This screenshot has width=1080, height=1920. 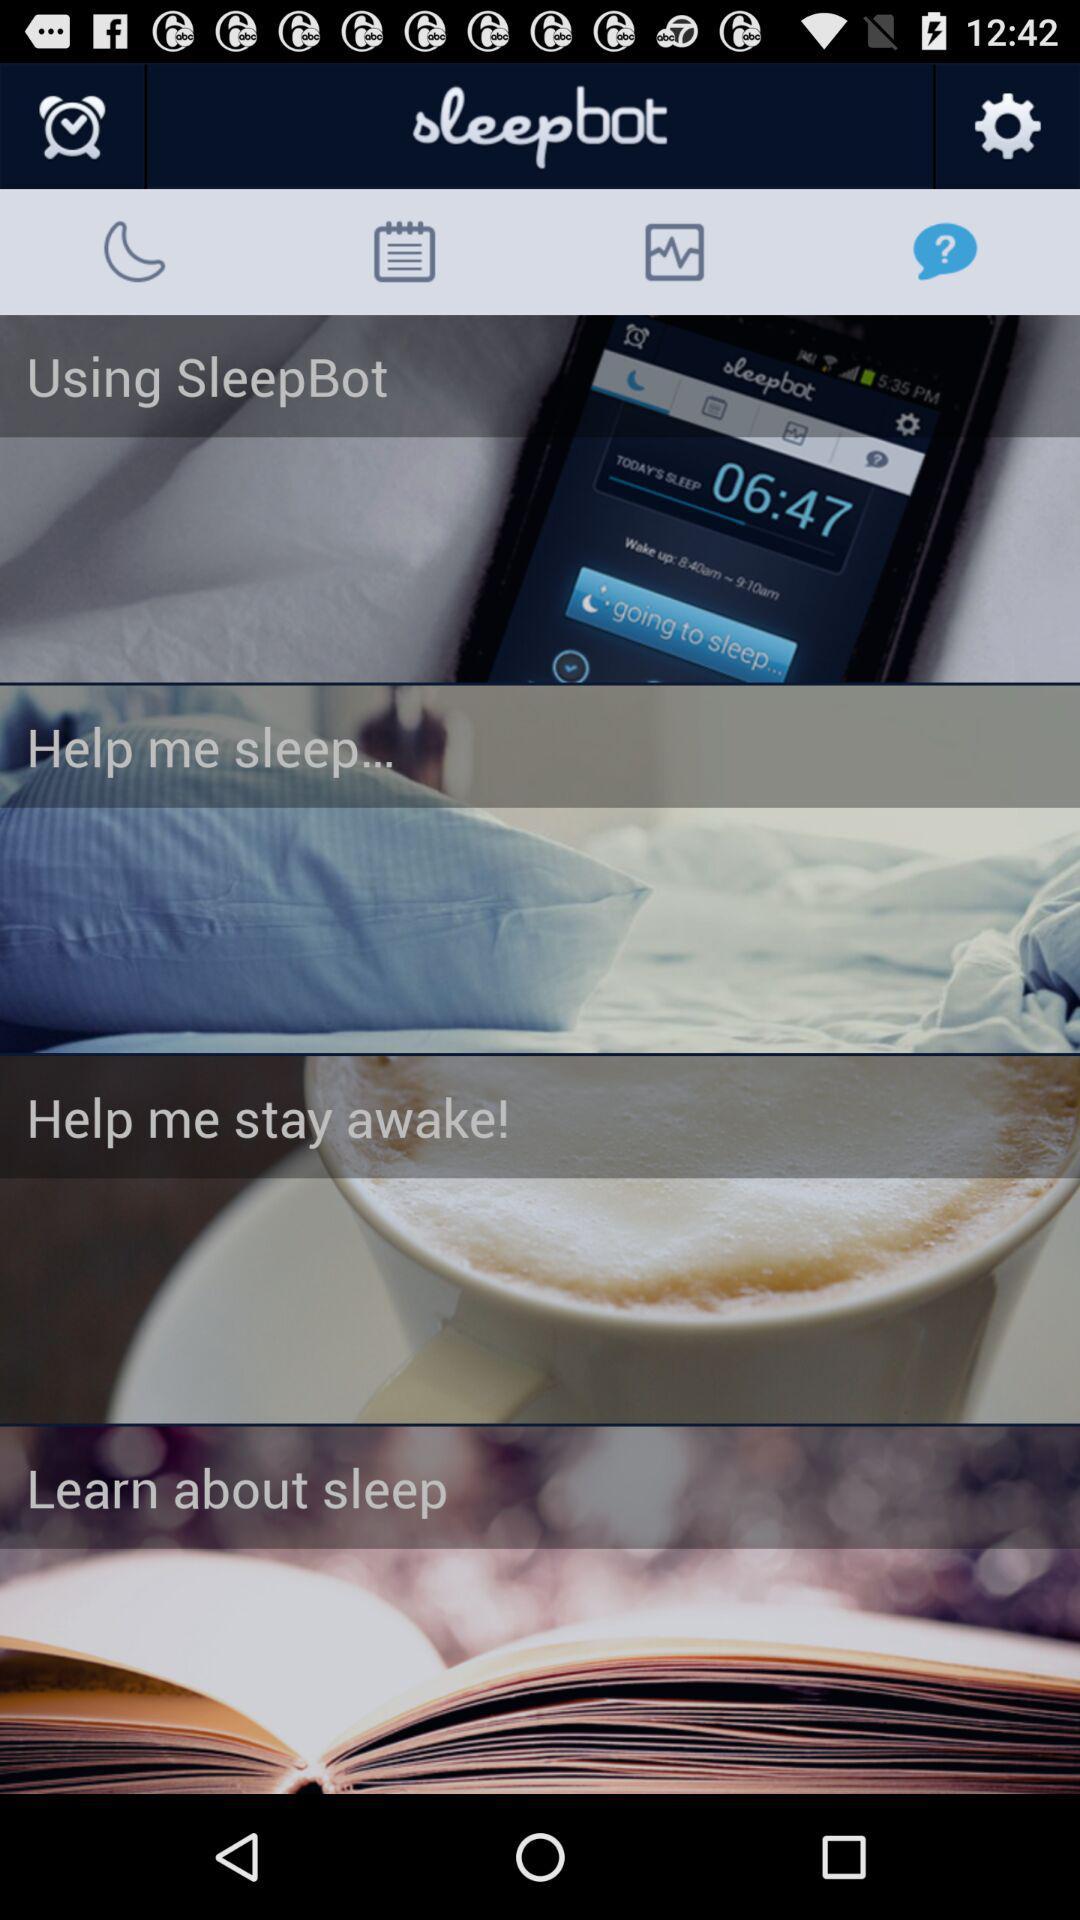 I want to click on click on section, so click(x=540, y=1610).